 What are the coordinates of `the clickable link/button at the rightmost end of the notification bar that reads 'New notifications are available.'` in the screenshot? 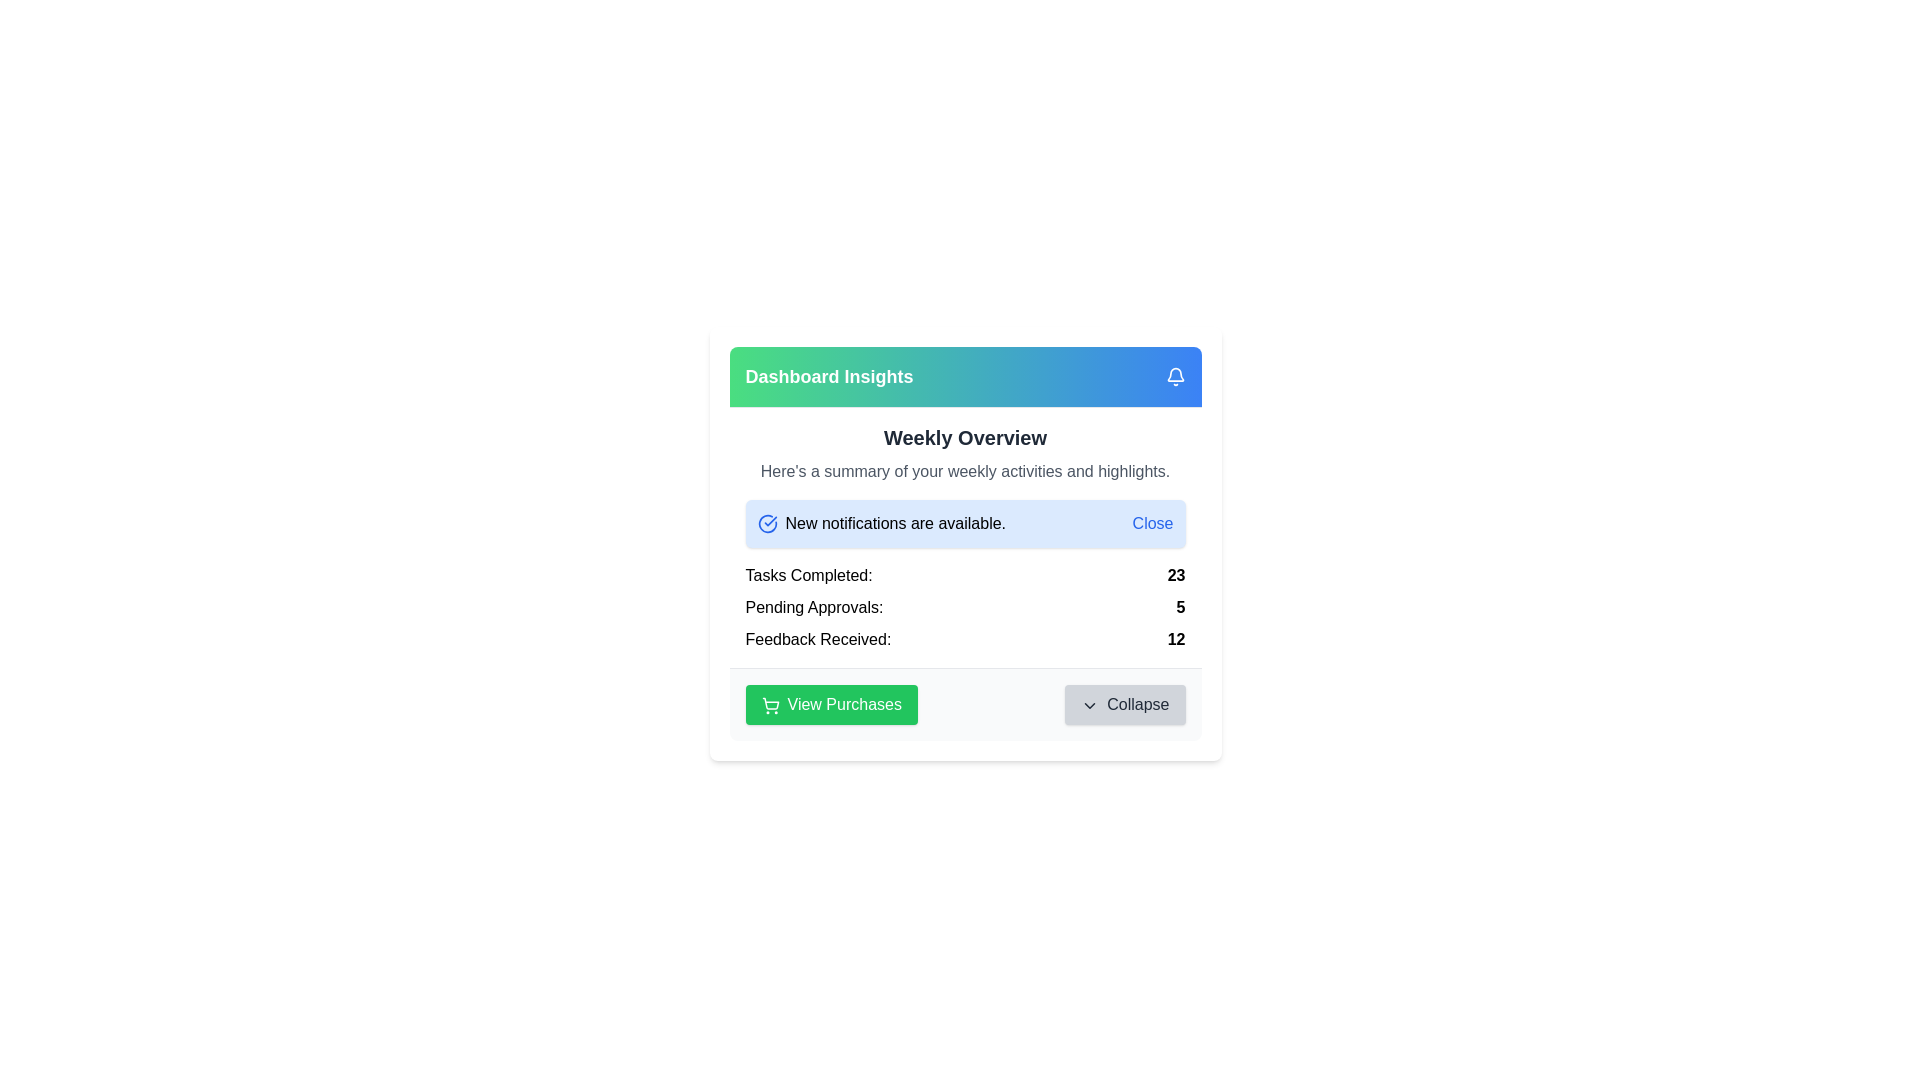 It's located at (1152, 523).